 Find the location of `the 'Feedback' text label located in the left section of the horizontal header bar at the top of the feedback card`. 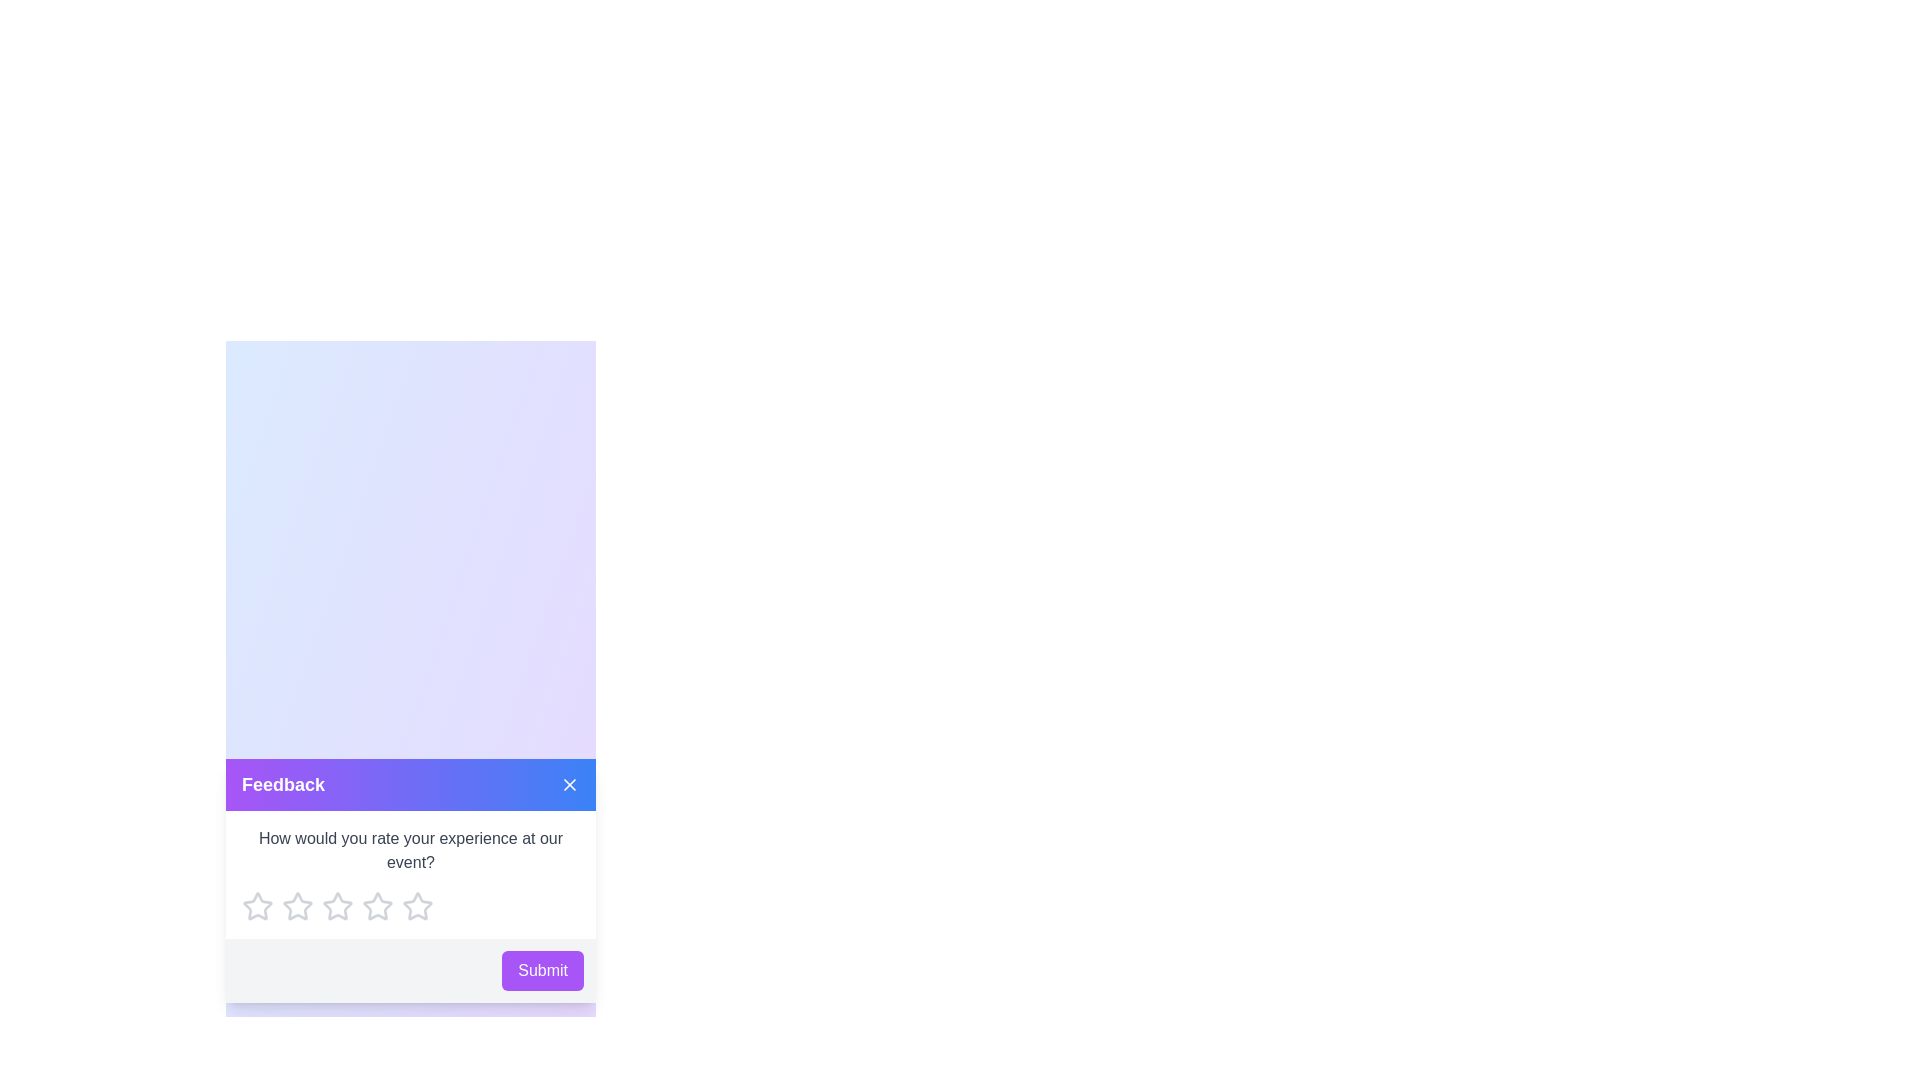

the 'Feedback' text label located in the left section of the horizontal header bar at the top of the feedback card is located at coordinates (282, 784).